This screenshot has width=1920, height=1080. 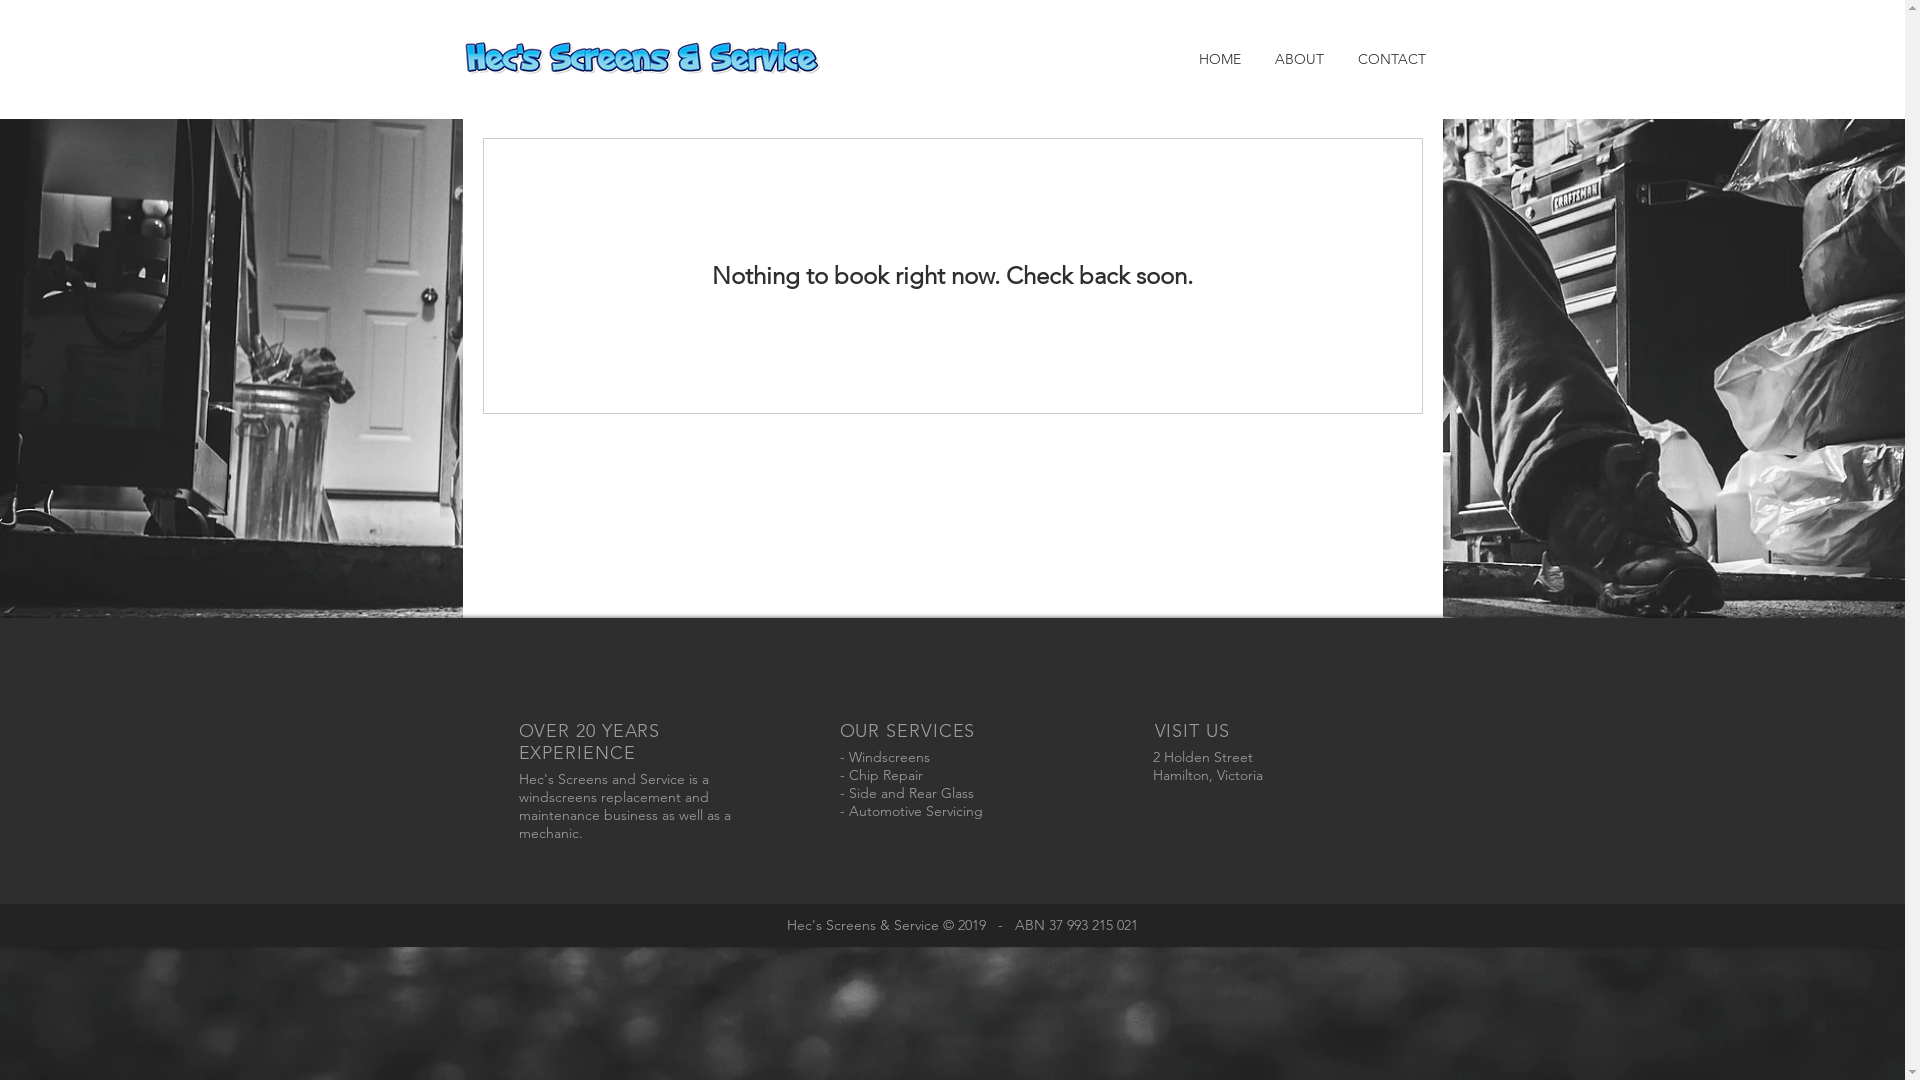 What do you see at coordinates (1218, 57) in the screenshot?
I see `'HOME'` at bounding box center [1218, 57].